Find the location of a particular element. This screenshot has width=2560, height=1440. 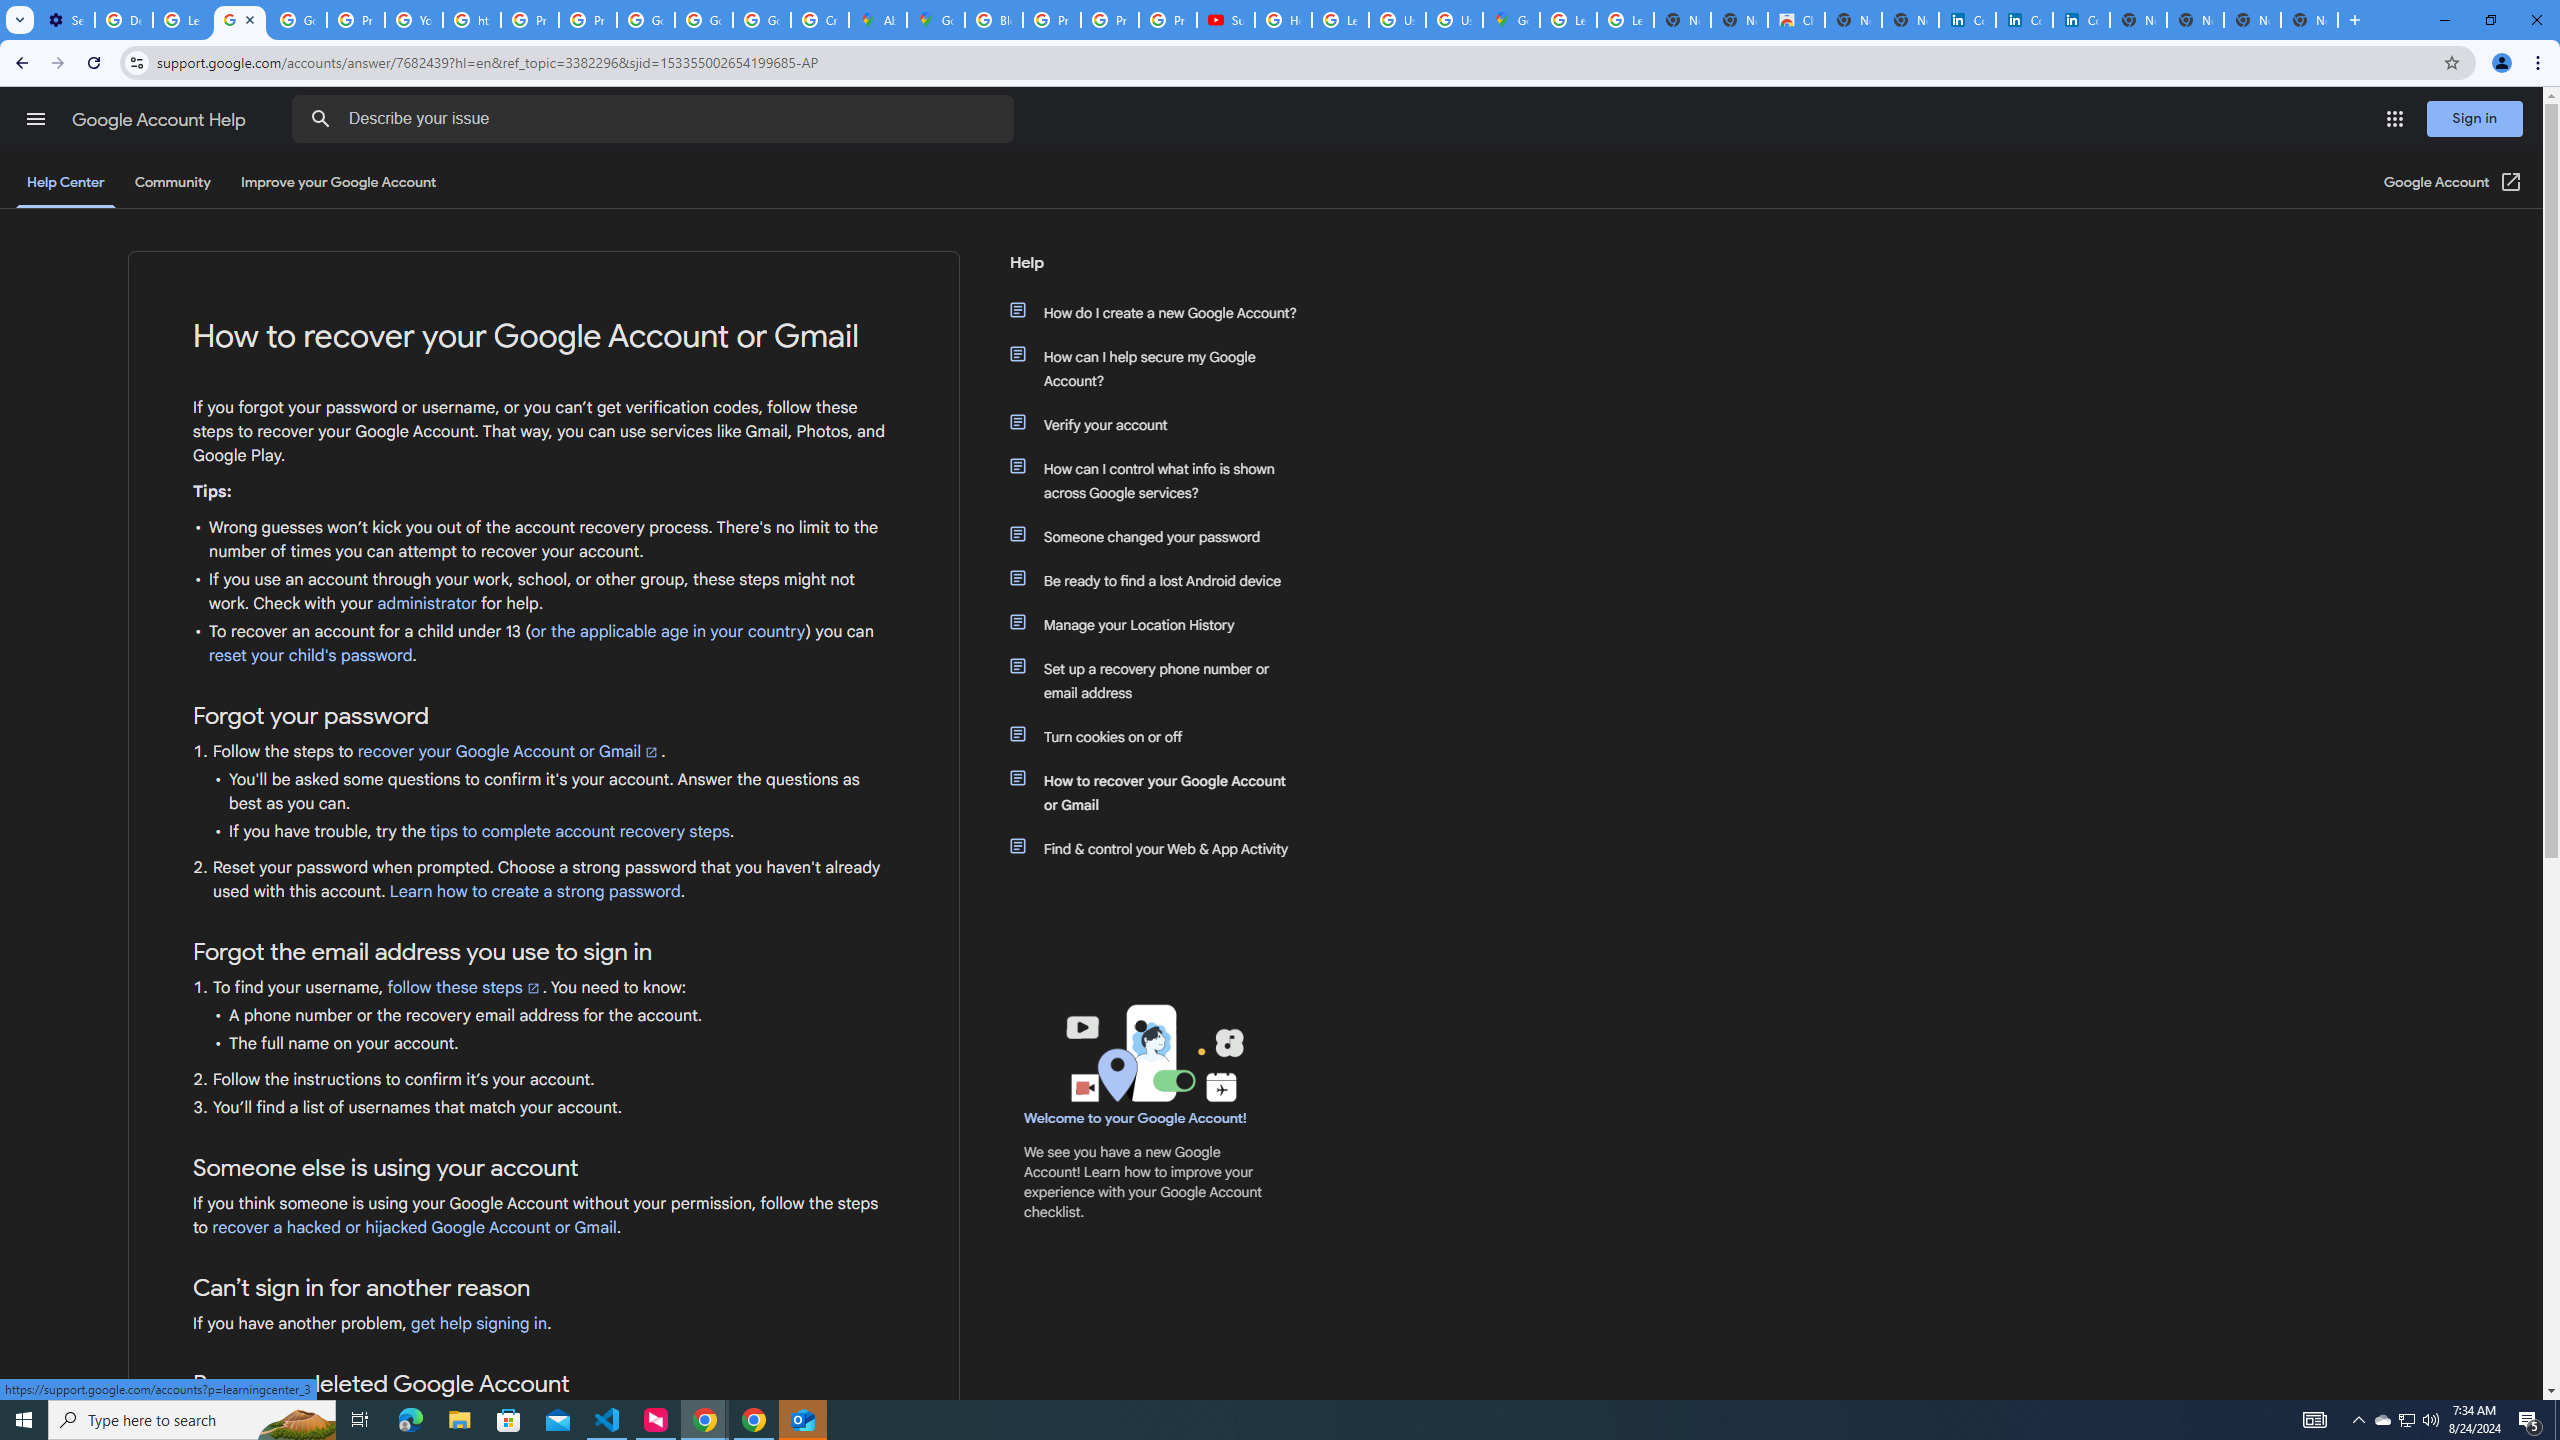

'or the applicable age in your country' is located at coordinates (668, 631).